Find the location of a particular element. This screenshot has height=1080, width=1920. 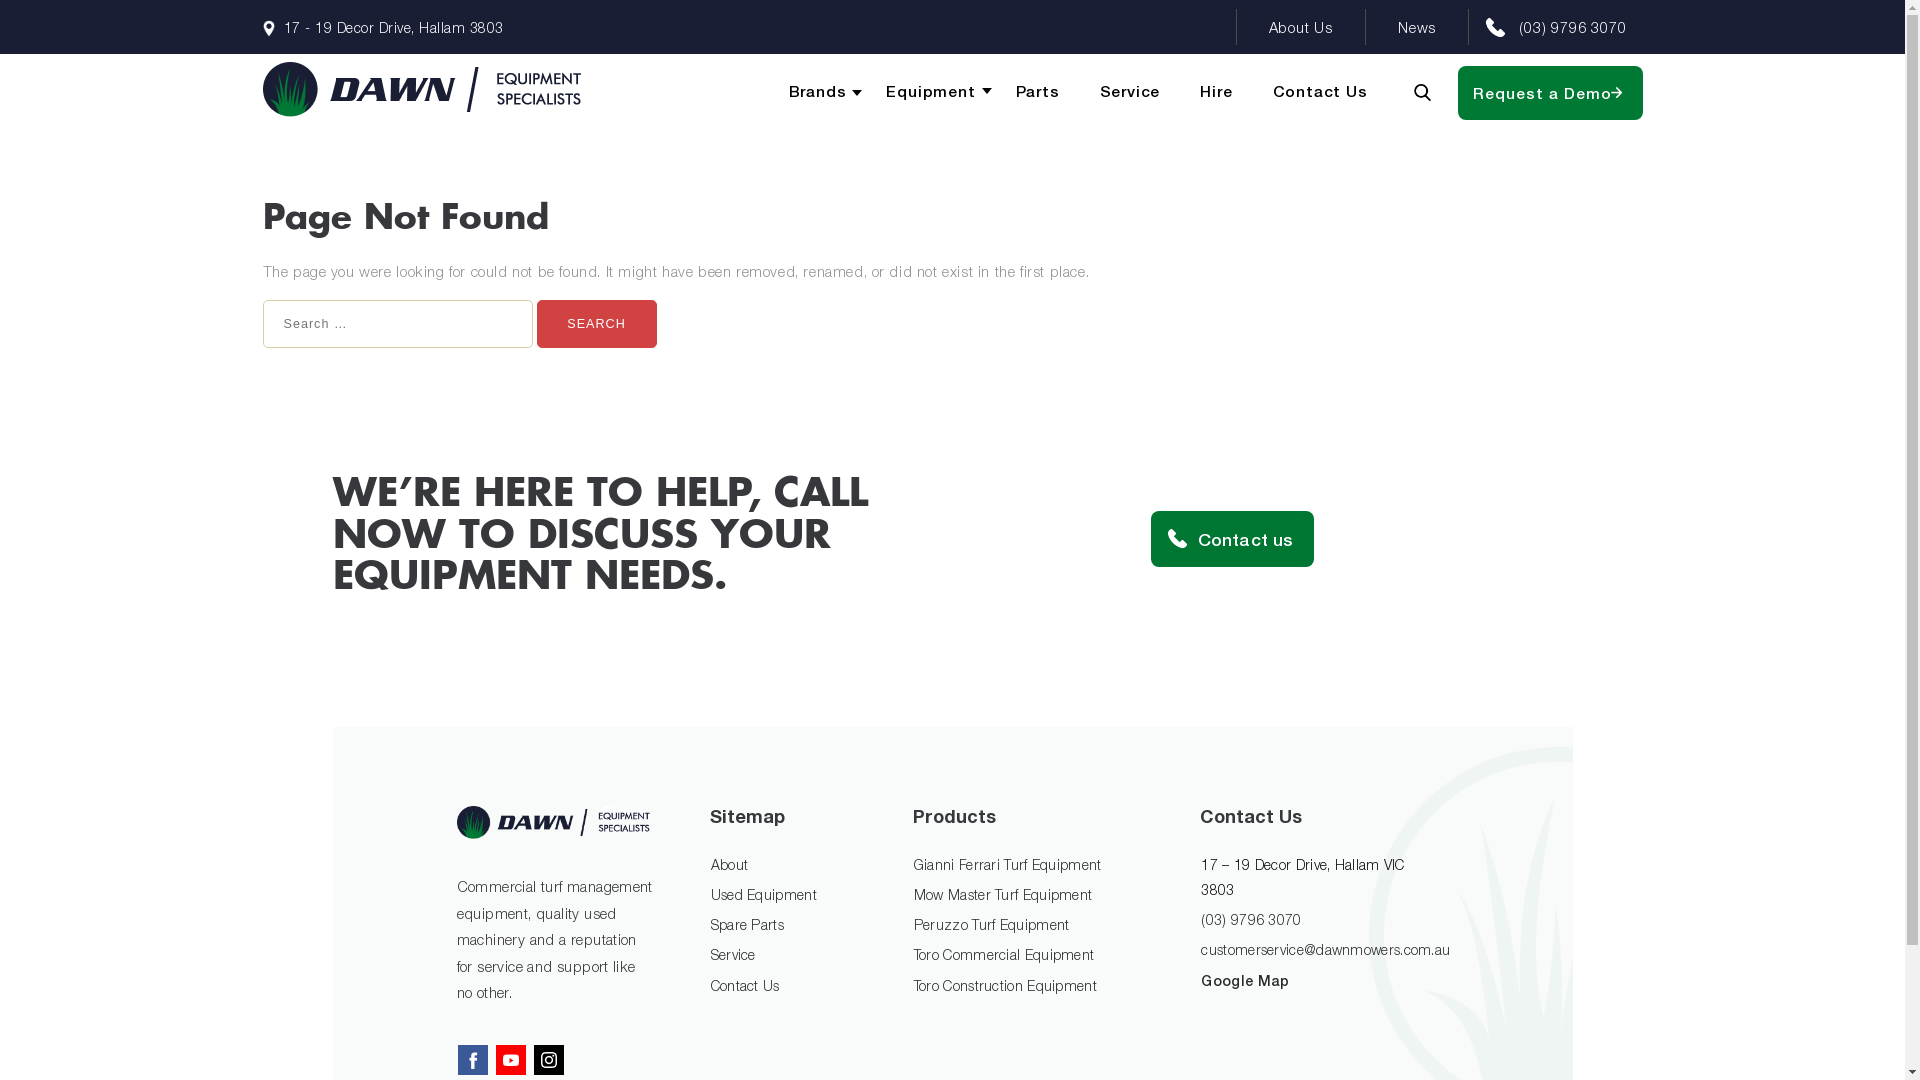

'Parts' is located at coordinates (1037, 92).